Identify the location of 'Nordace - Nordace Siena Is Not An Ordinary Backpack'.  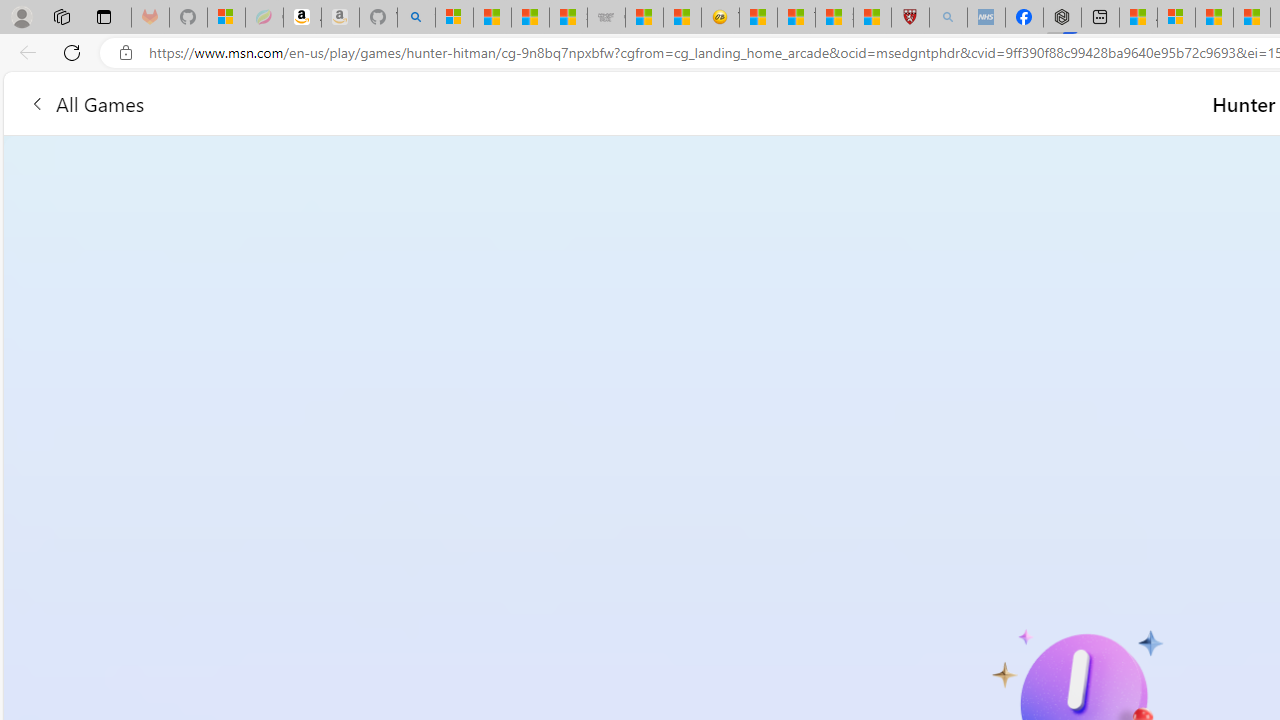
(1062, 17).